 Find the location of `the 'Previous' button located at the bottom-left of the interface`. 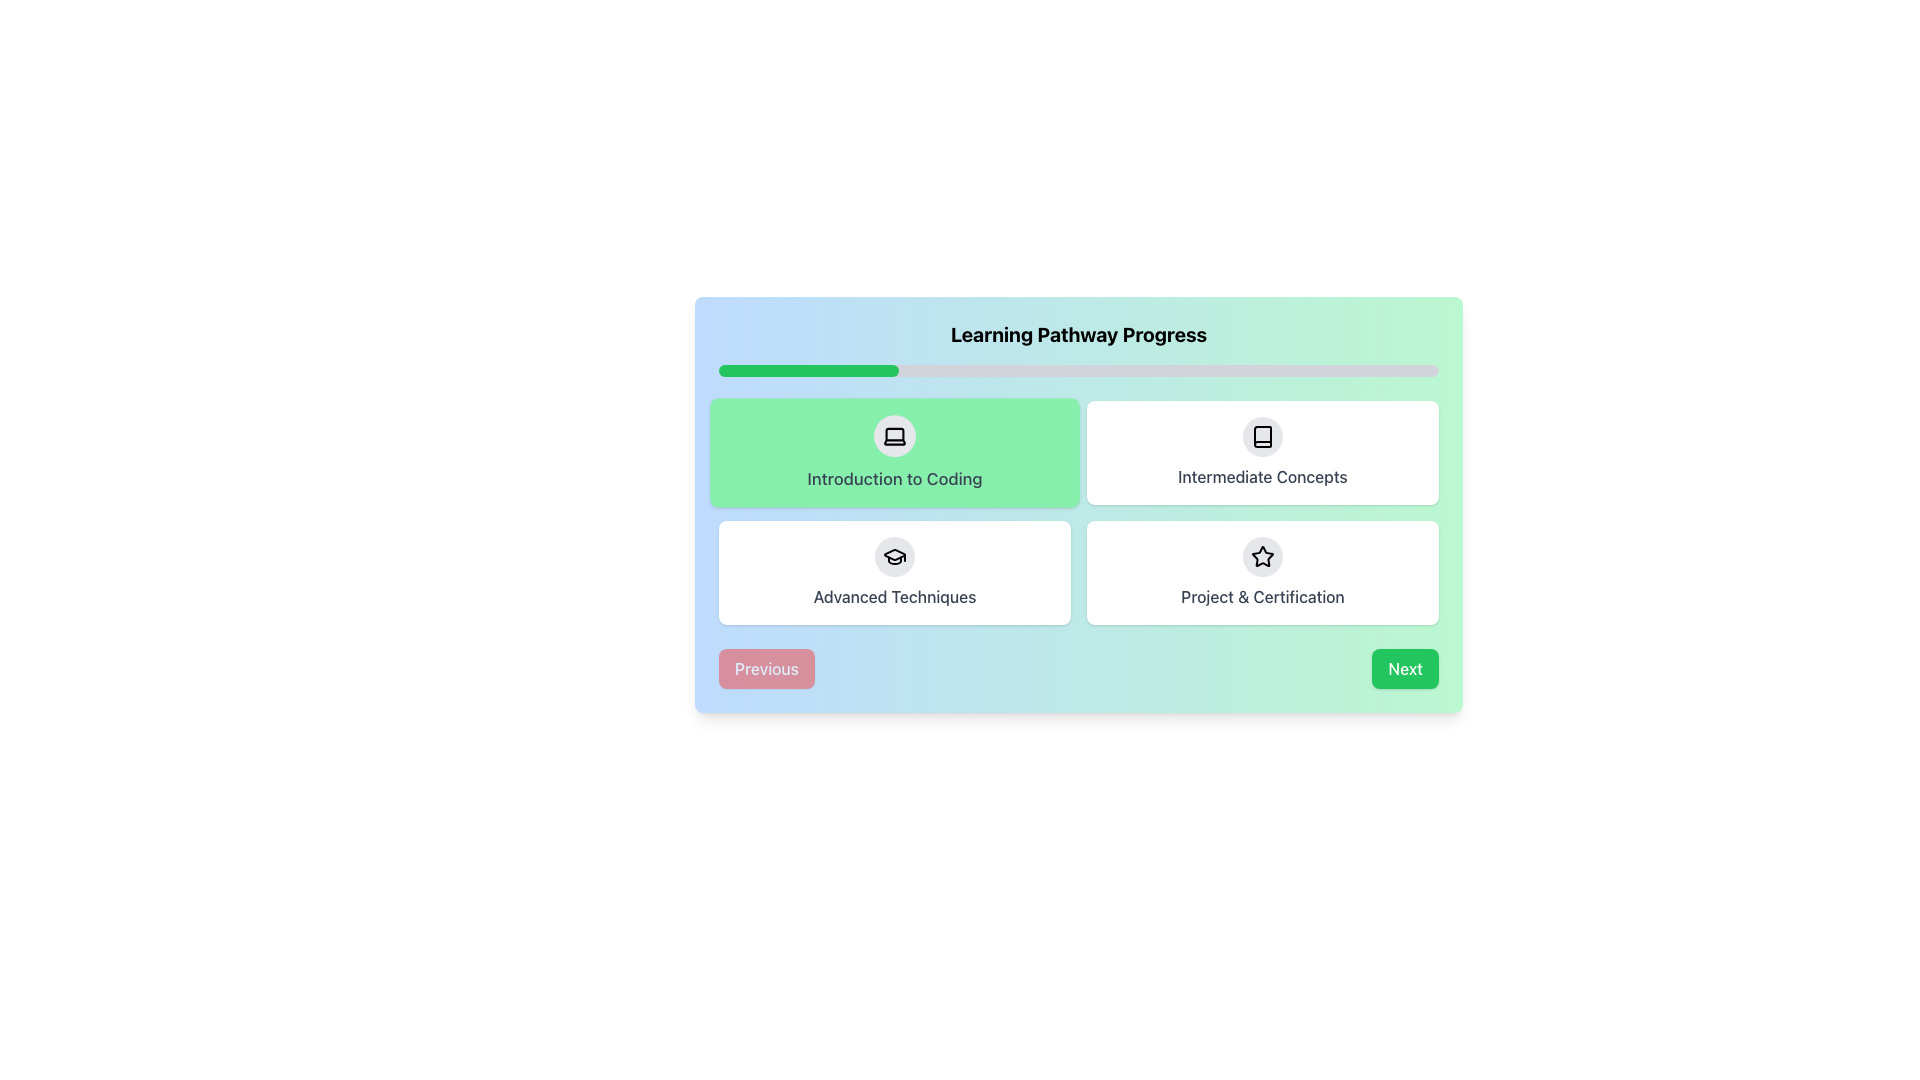

the 'Previous' button located at the bottom-left of the interface is located at coordinates (766, 668).